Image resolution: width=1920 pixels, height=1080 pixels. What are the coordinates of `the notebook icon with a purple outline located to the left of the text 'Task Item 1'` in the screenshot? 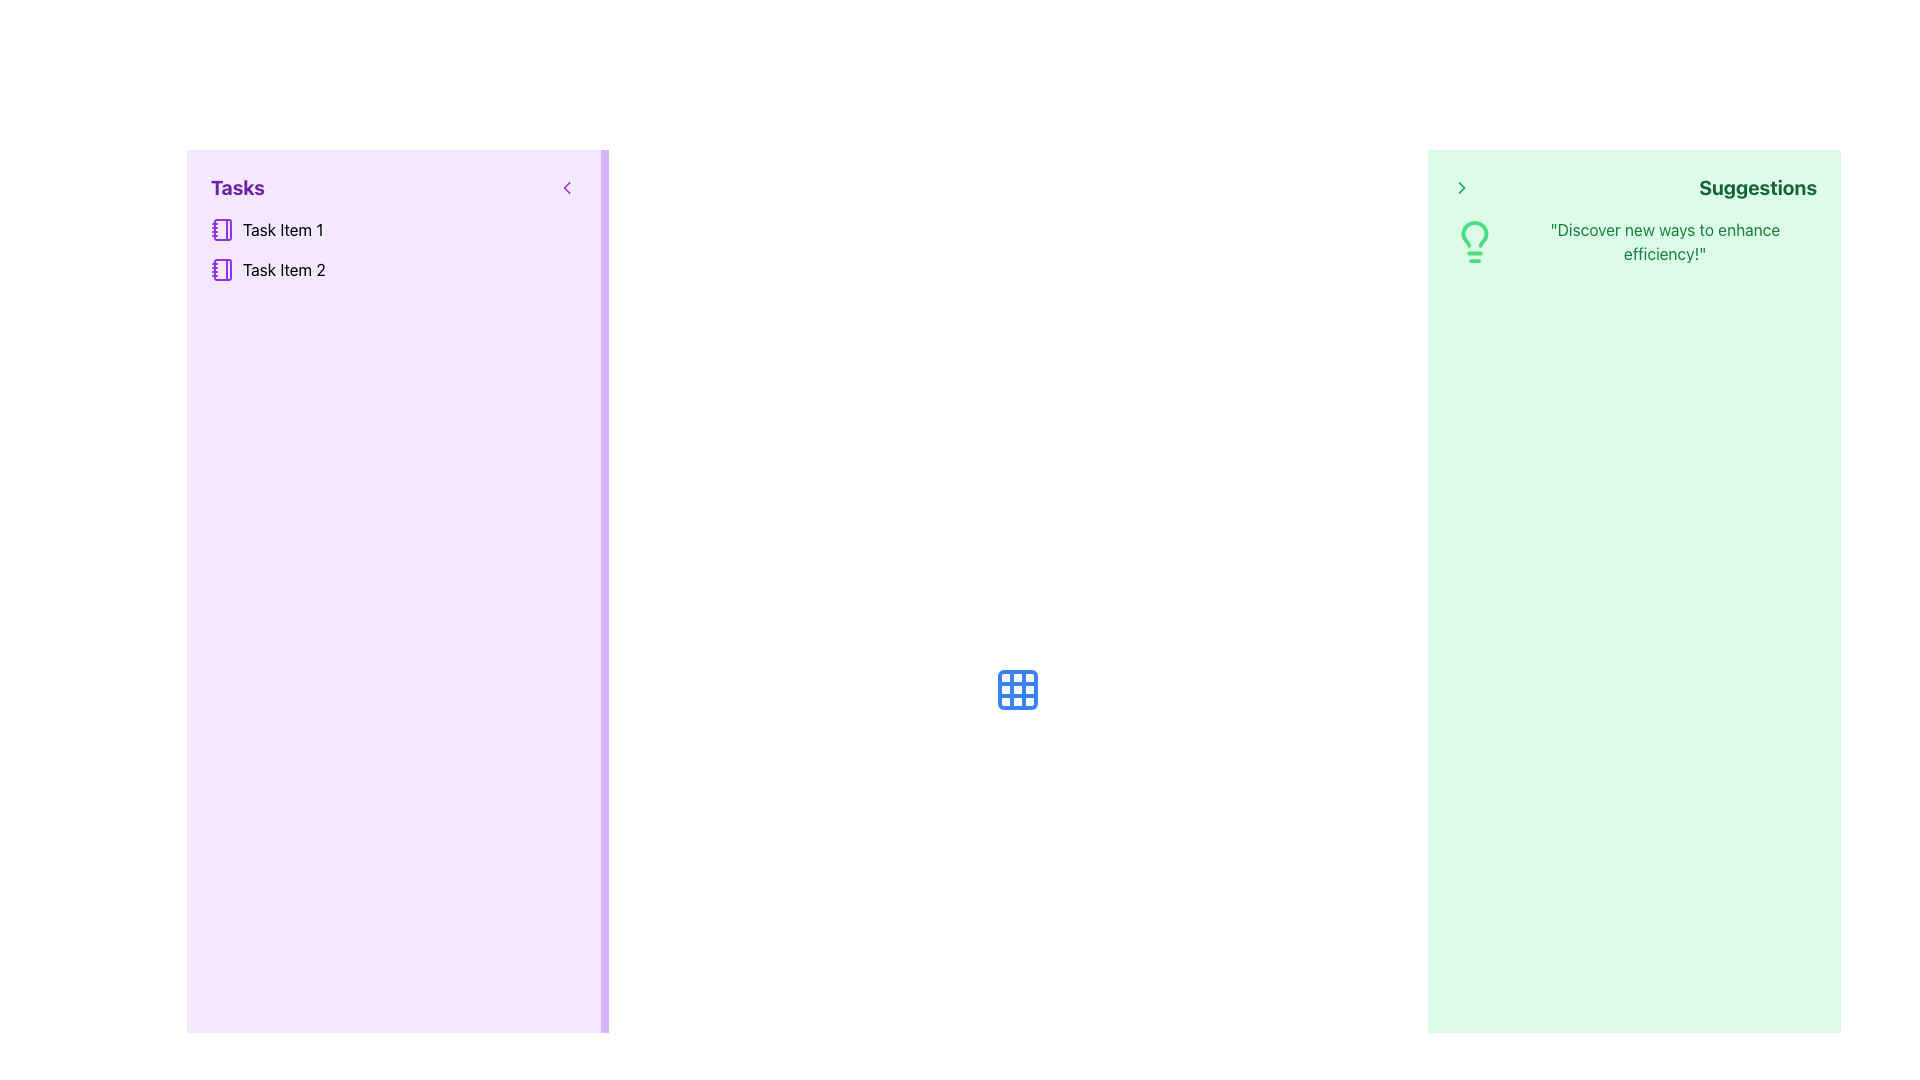 It's located at (222, 229).